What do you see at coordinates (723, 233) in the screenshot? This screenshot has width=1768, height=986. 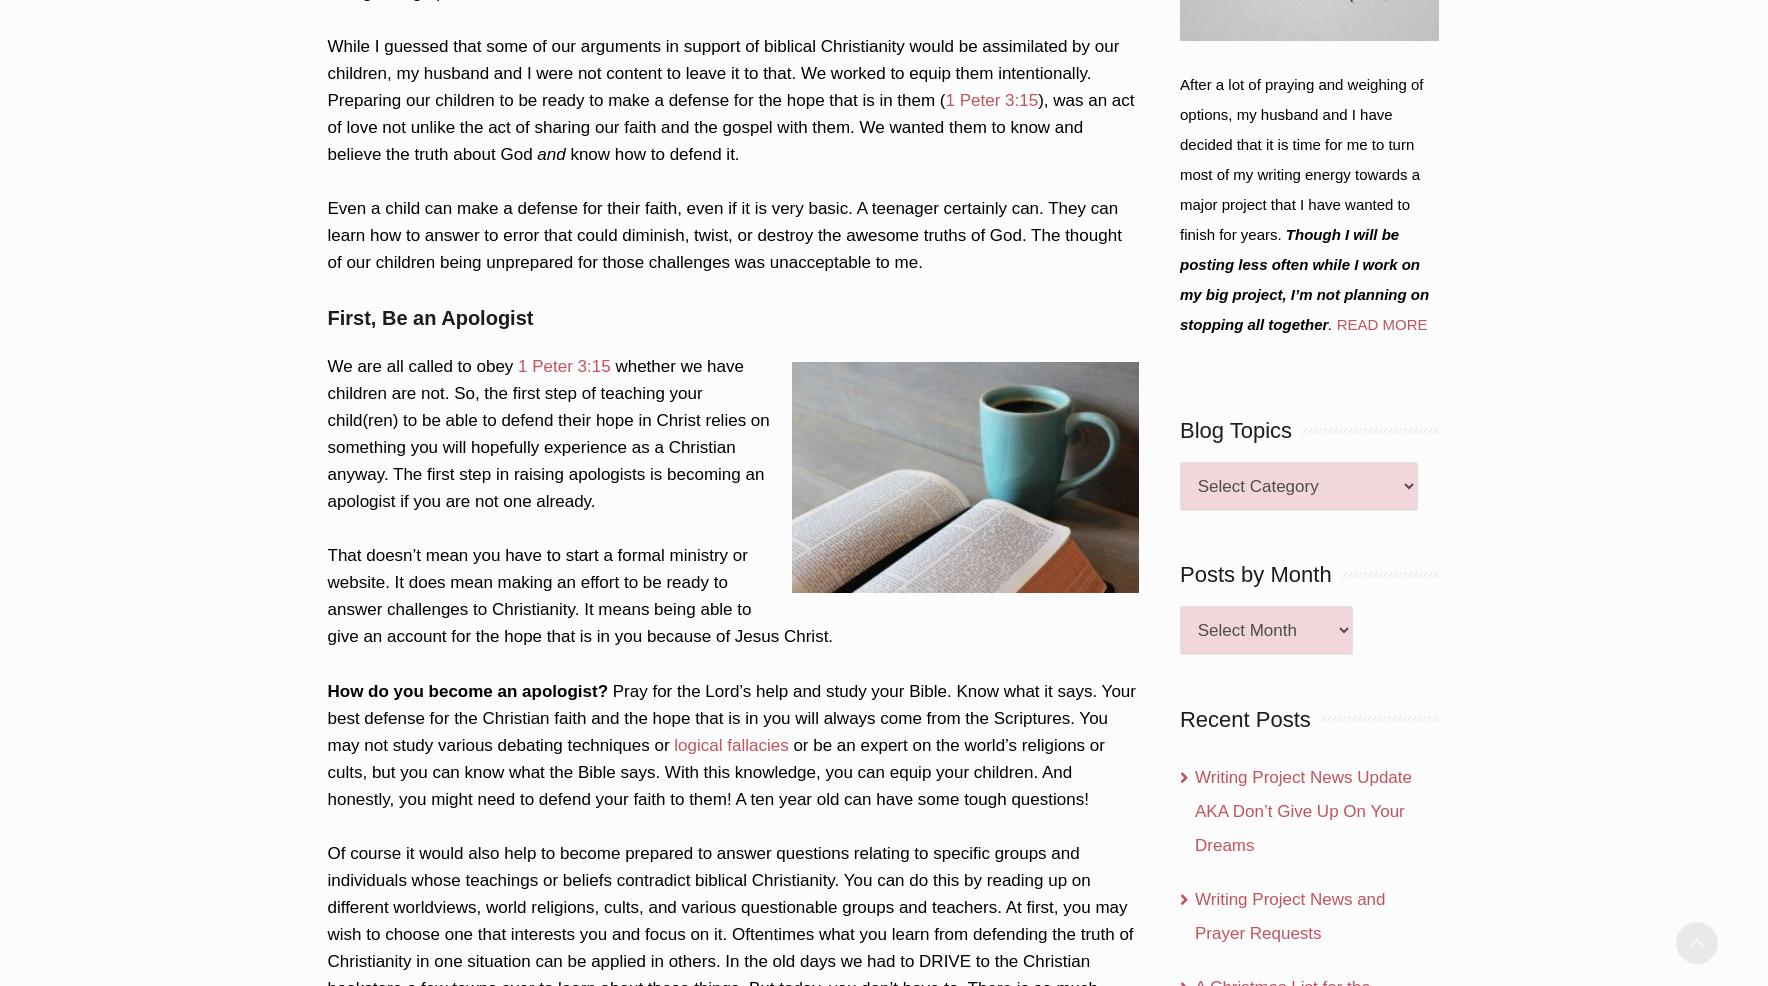 I see `'Even a child can make a defense for their faith, even if it is very basic. A teenager certainly can. They can learn how to answer to error that could diminish, twist, or destroy the awesome truths of God. The thought of our children being unprepared for those challenges was unacceptable to me.'` at bounding box center [723, 233].